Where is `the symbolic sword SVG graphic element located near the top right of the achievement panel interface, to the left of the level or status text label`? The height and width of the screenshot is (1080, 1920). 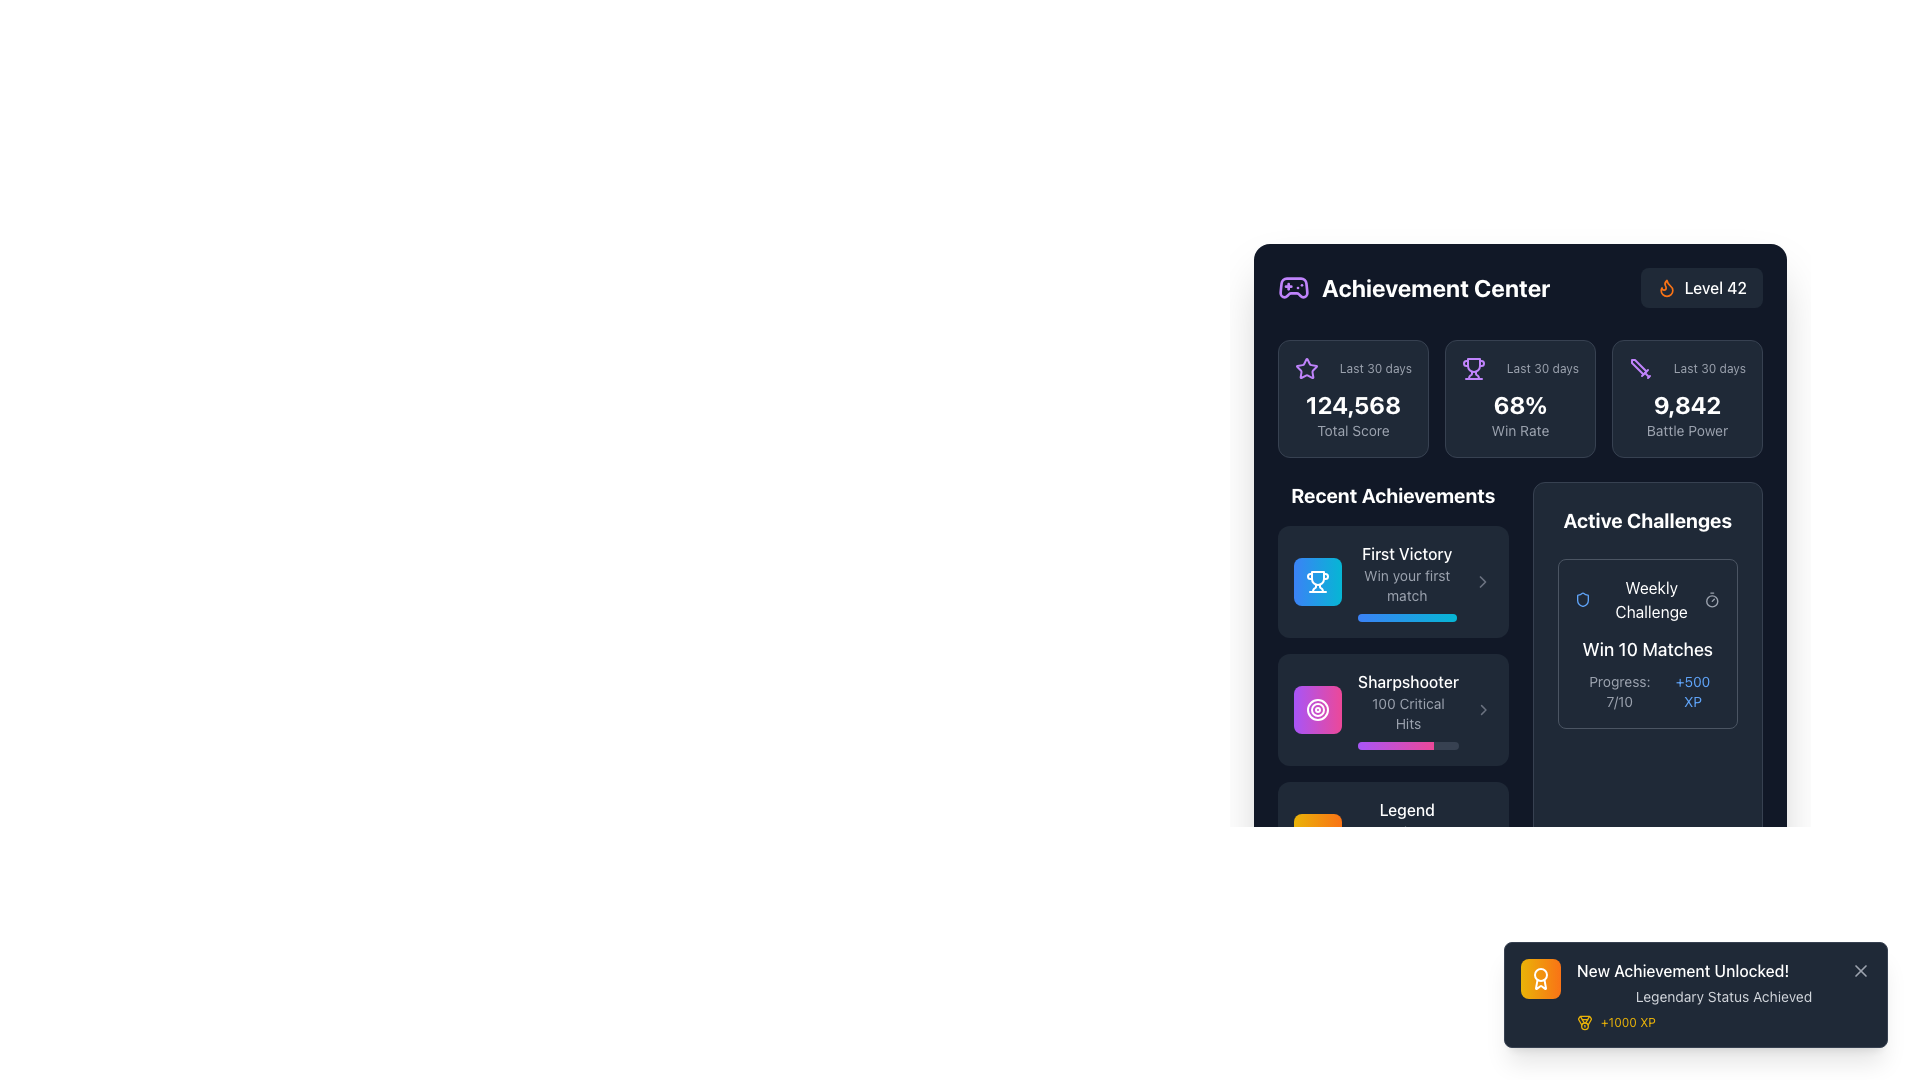 the symbolic sword SVG graphic element located near the top right of the achievement panel interface, to the left of the level or status text label is located at coordinates (1639, 367).